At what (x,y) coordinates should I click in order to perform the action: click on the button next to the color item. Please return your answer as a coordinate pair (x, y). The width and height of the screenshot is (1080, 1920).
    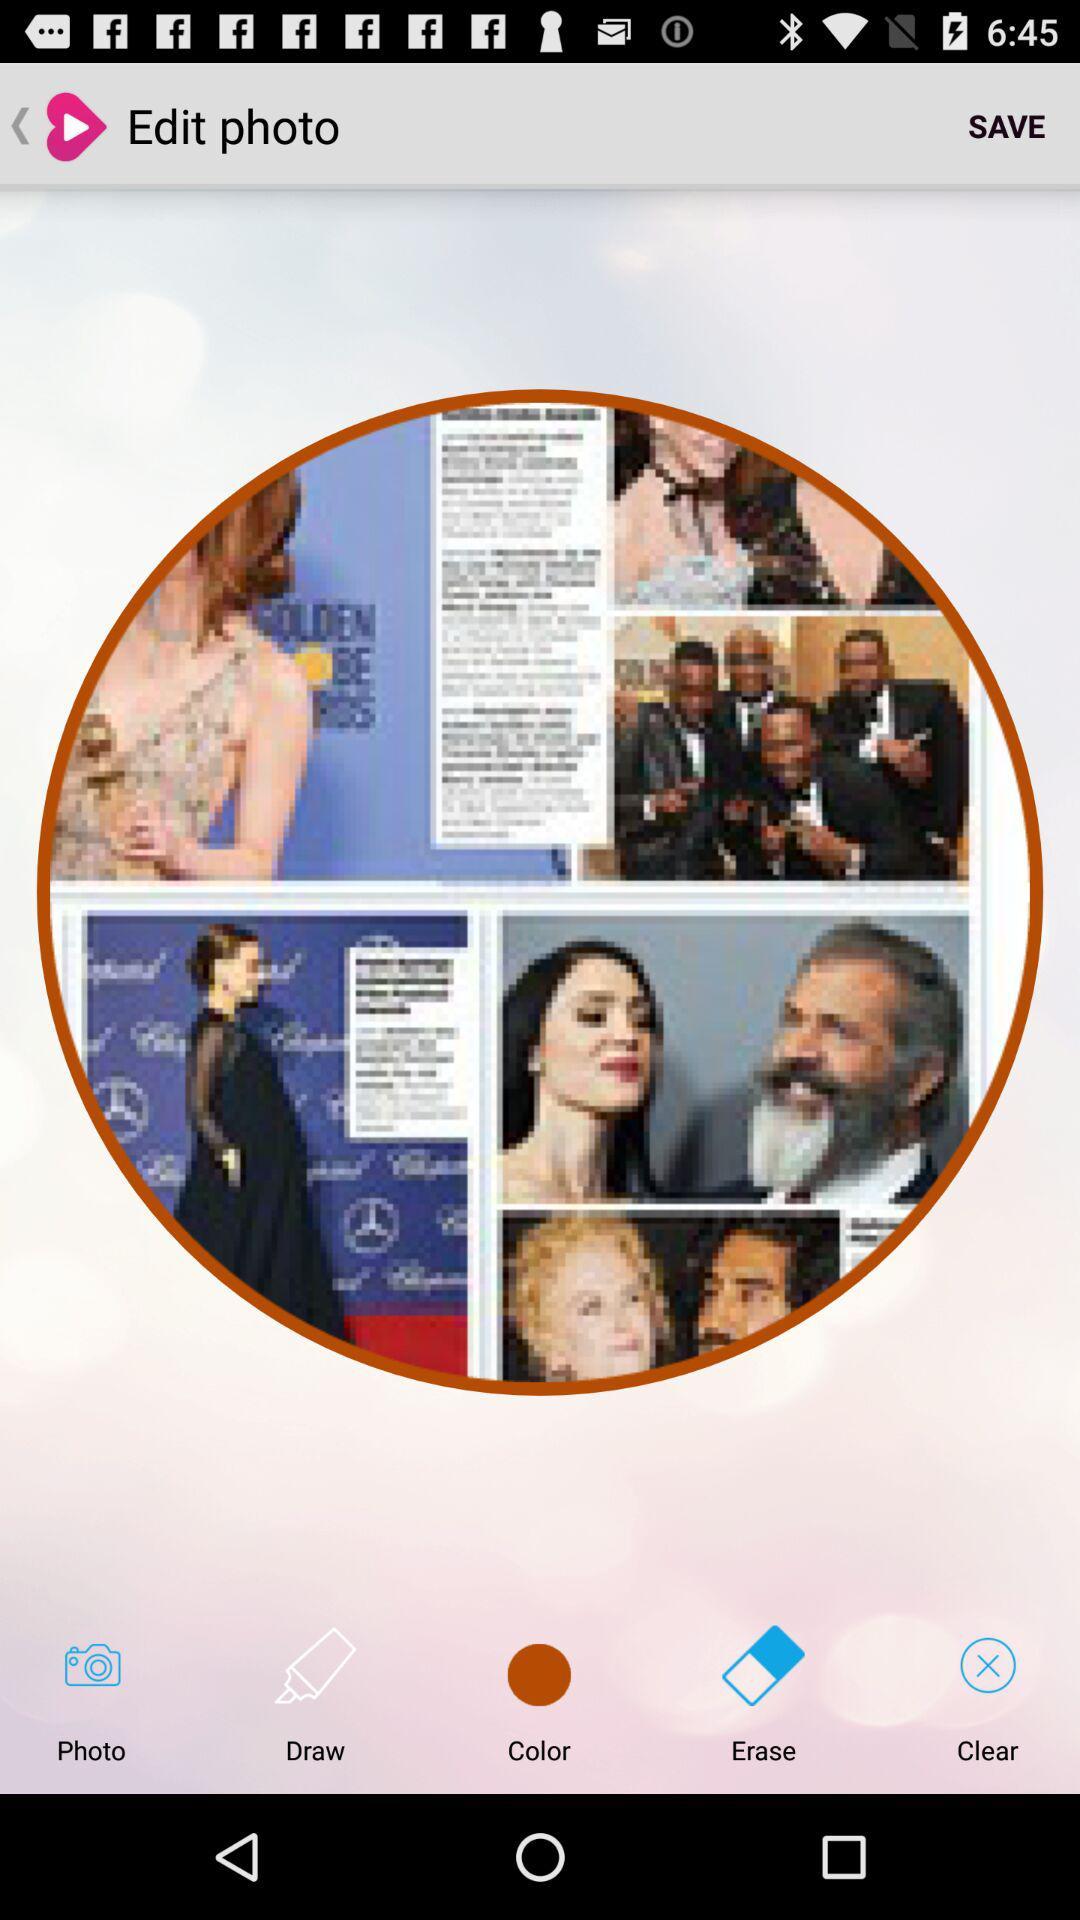
    Looking at the image, I should click on (315, 1694).